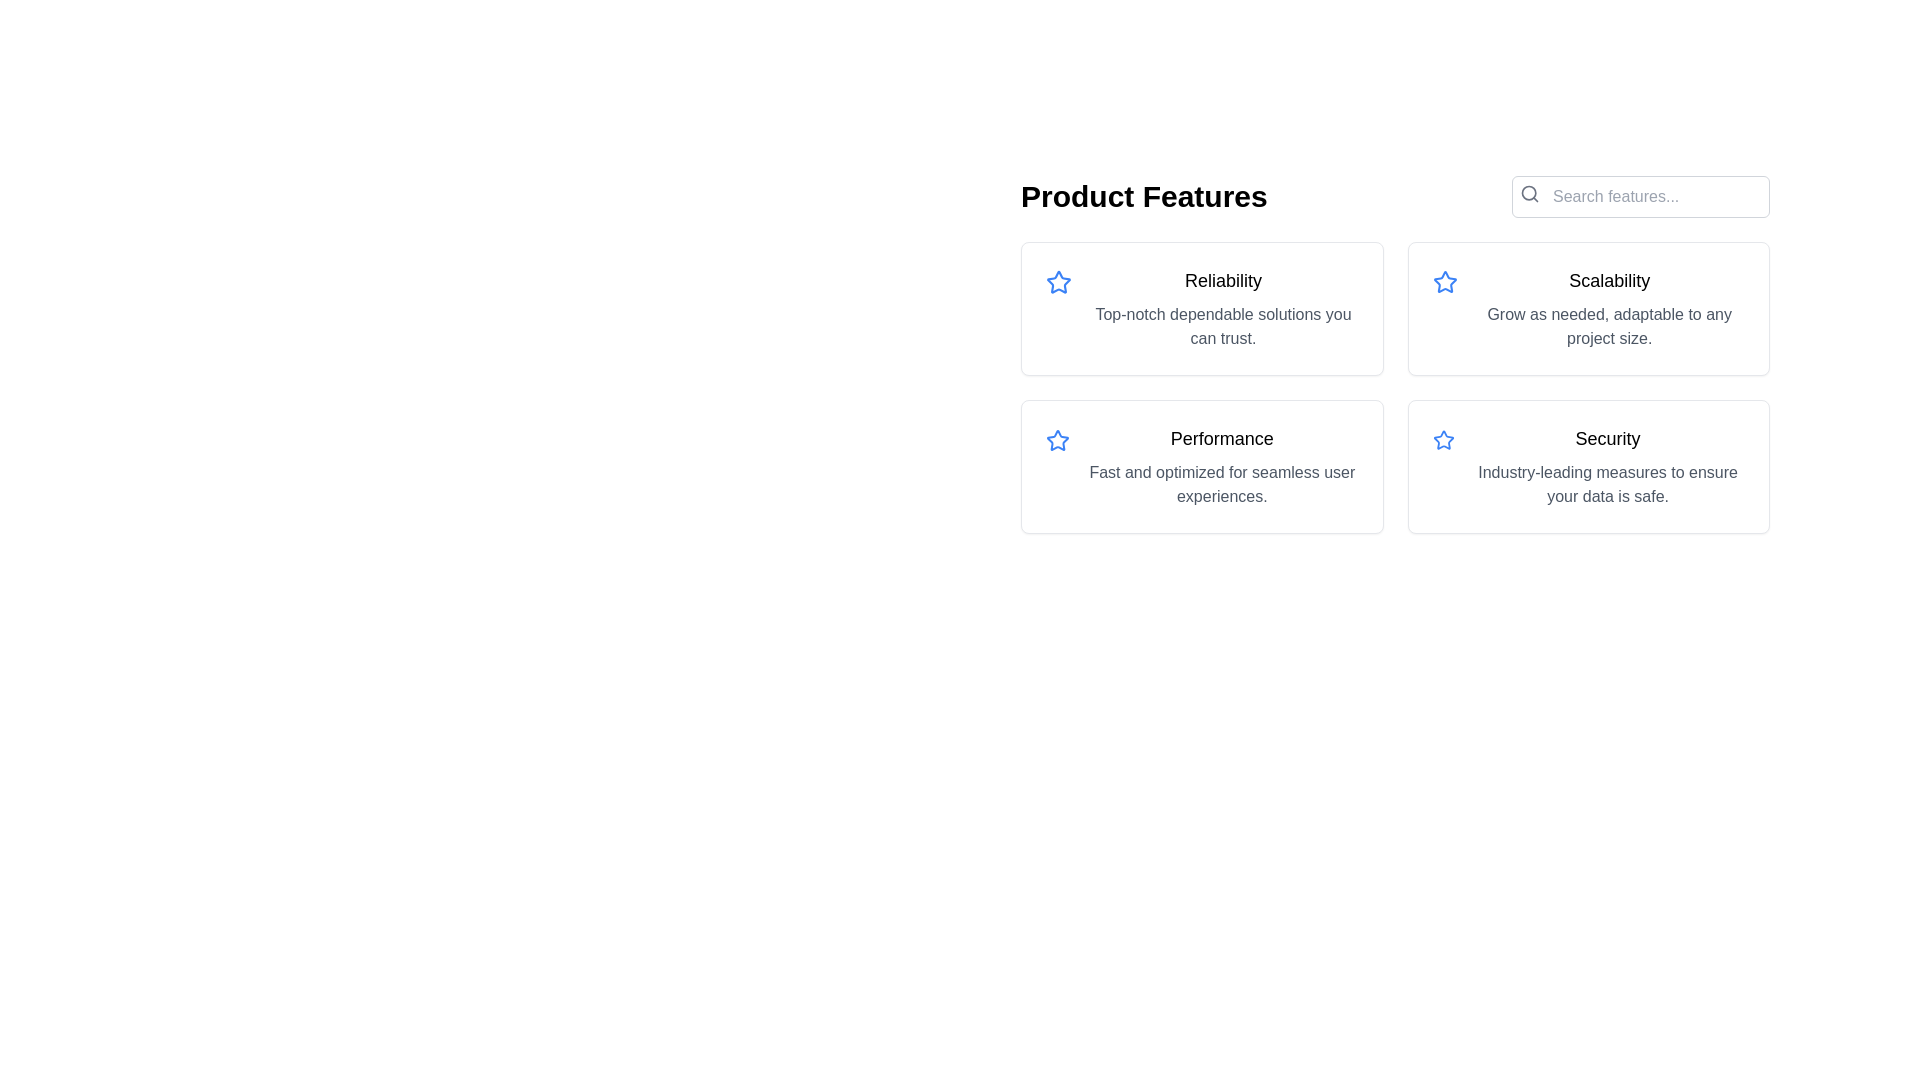 This screenshot has width=1920, height=1080. Describe the element at coordinates (1445, 282) in the screenshot. I see `the quality rating icon located in the top-right quadrant of the grid, directly above the 'Scalability' label` at that location.